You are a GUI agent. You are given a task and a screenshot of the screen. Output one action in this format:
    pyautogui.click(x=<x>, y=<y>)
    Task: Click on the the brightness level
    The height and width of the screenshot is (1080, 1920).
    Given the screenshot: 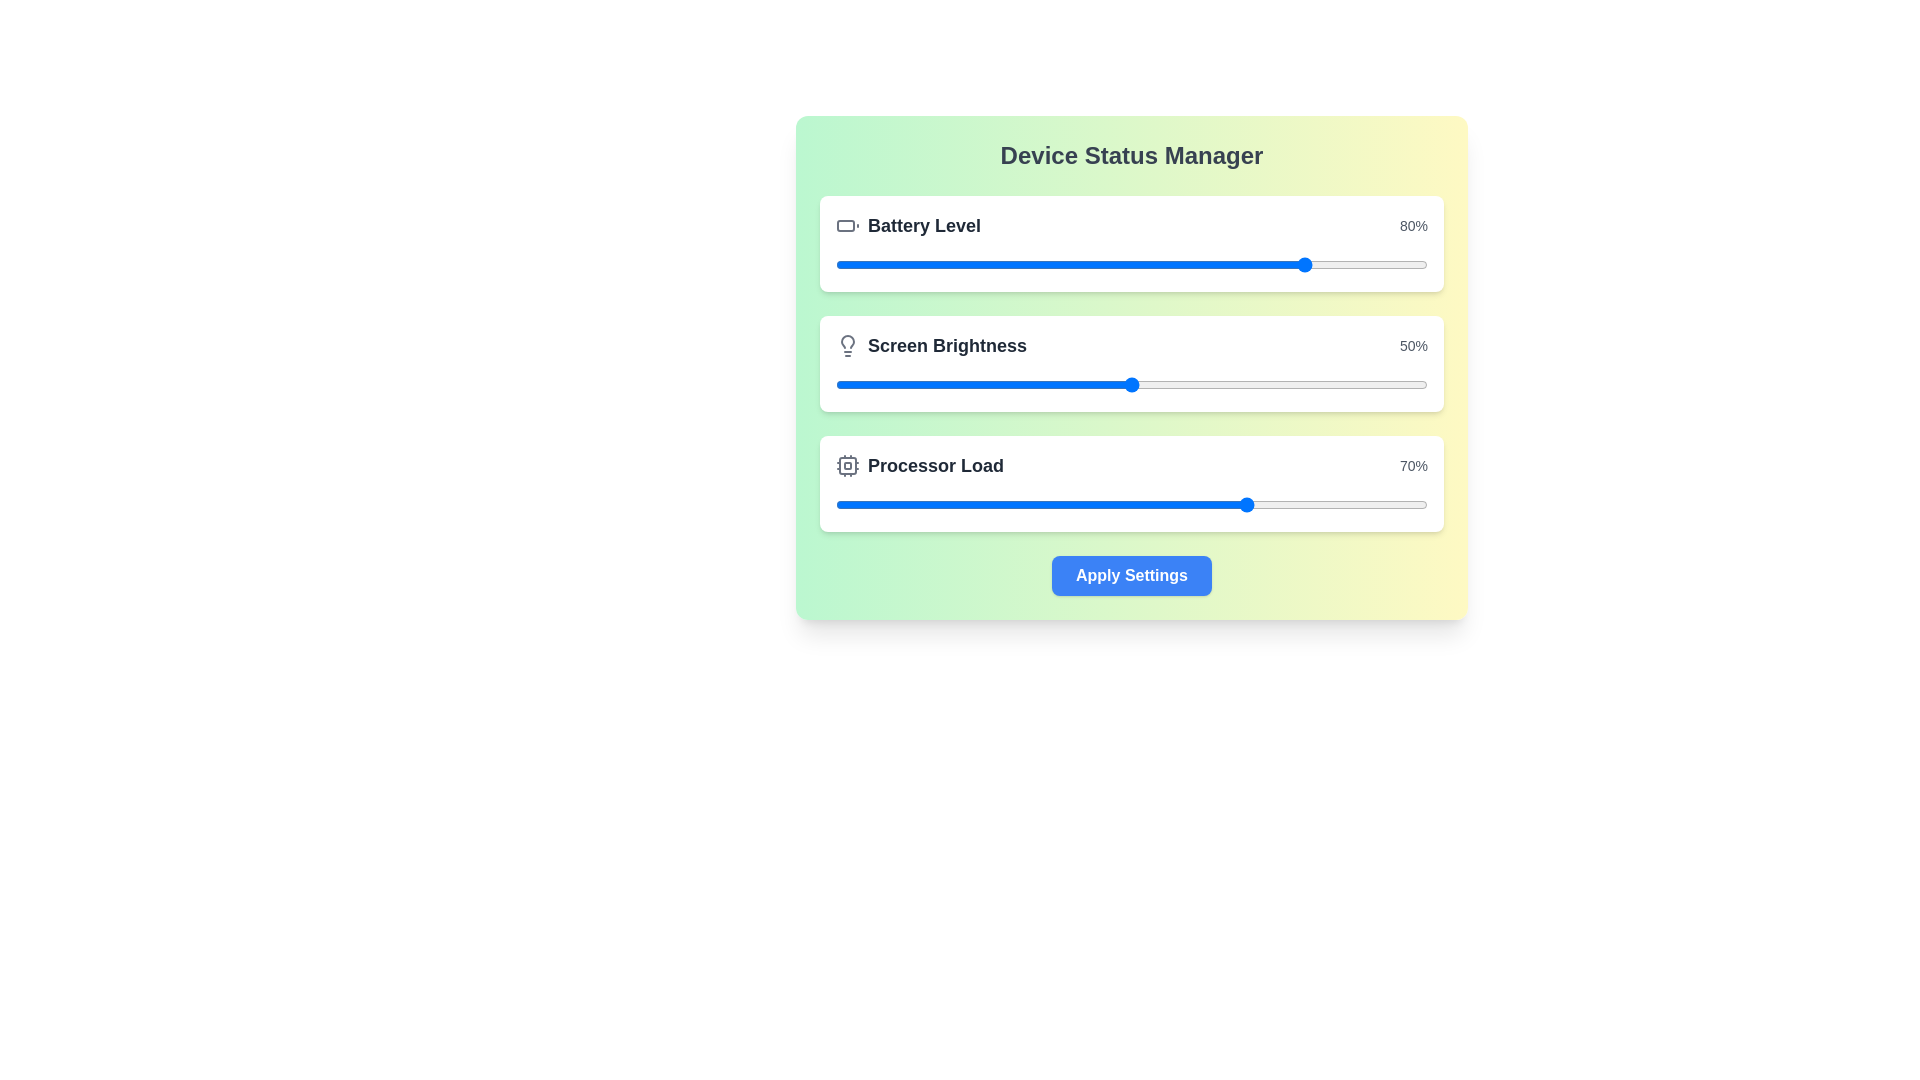 What is the action you would take?
    pyautogui.click(x=929, y=385)
    